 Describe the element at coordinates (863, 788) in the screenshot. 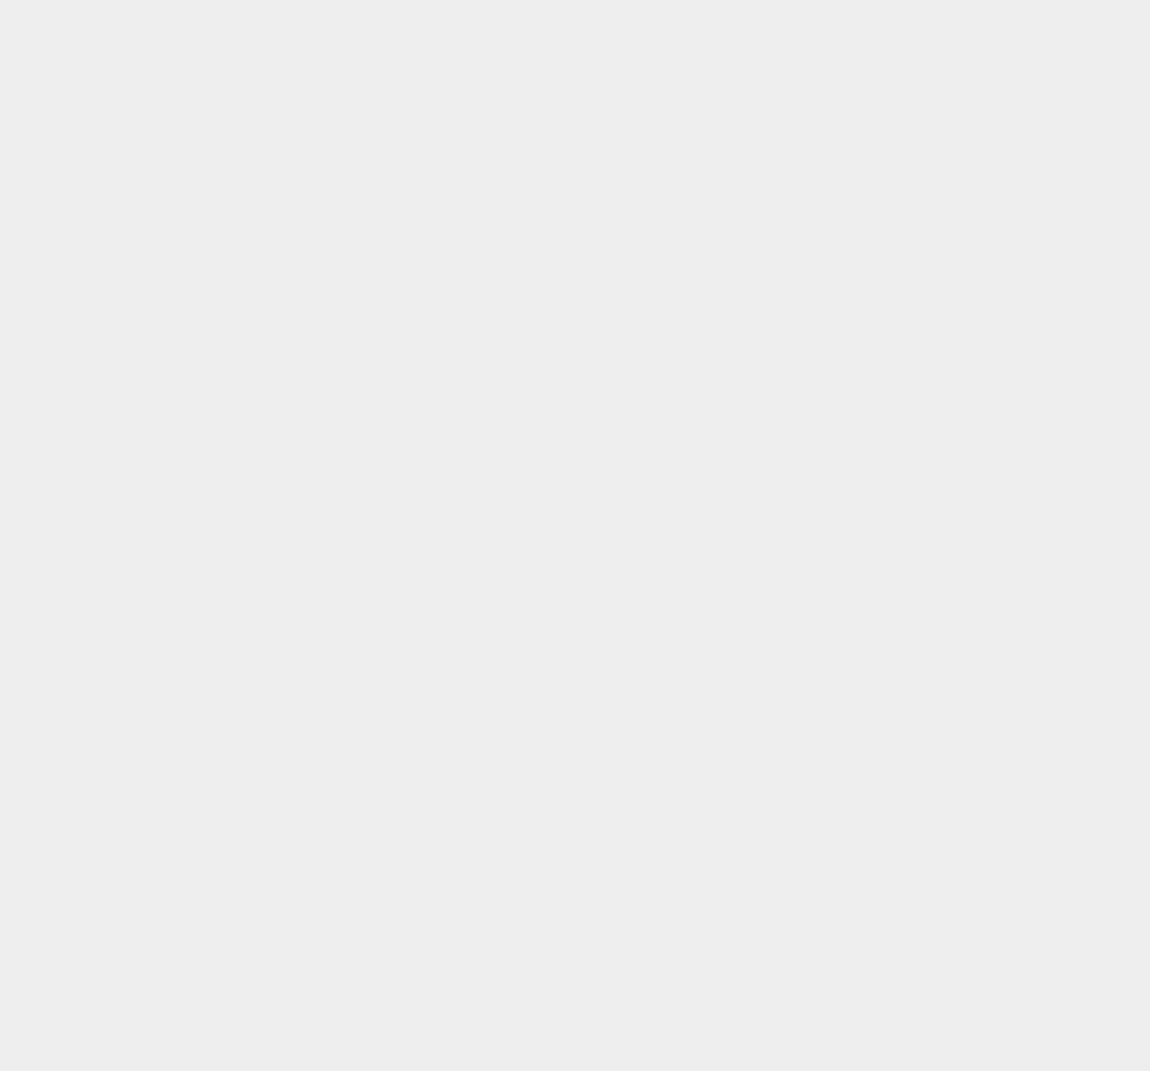

I see `'Gaming Console'` at that location.